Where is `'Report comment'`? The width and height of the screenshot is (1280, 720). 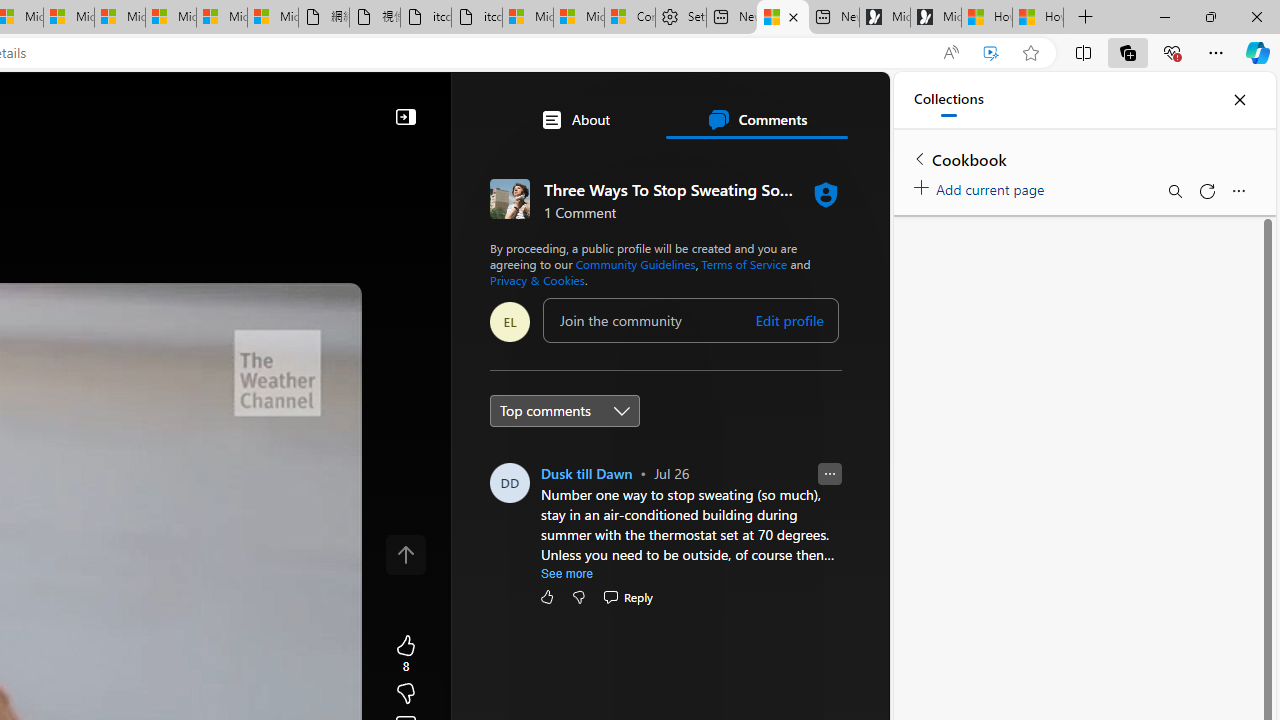 'Report comment' is located at coordinates (830, 474).